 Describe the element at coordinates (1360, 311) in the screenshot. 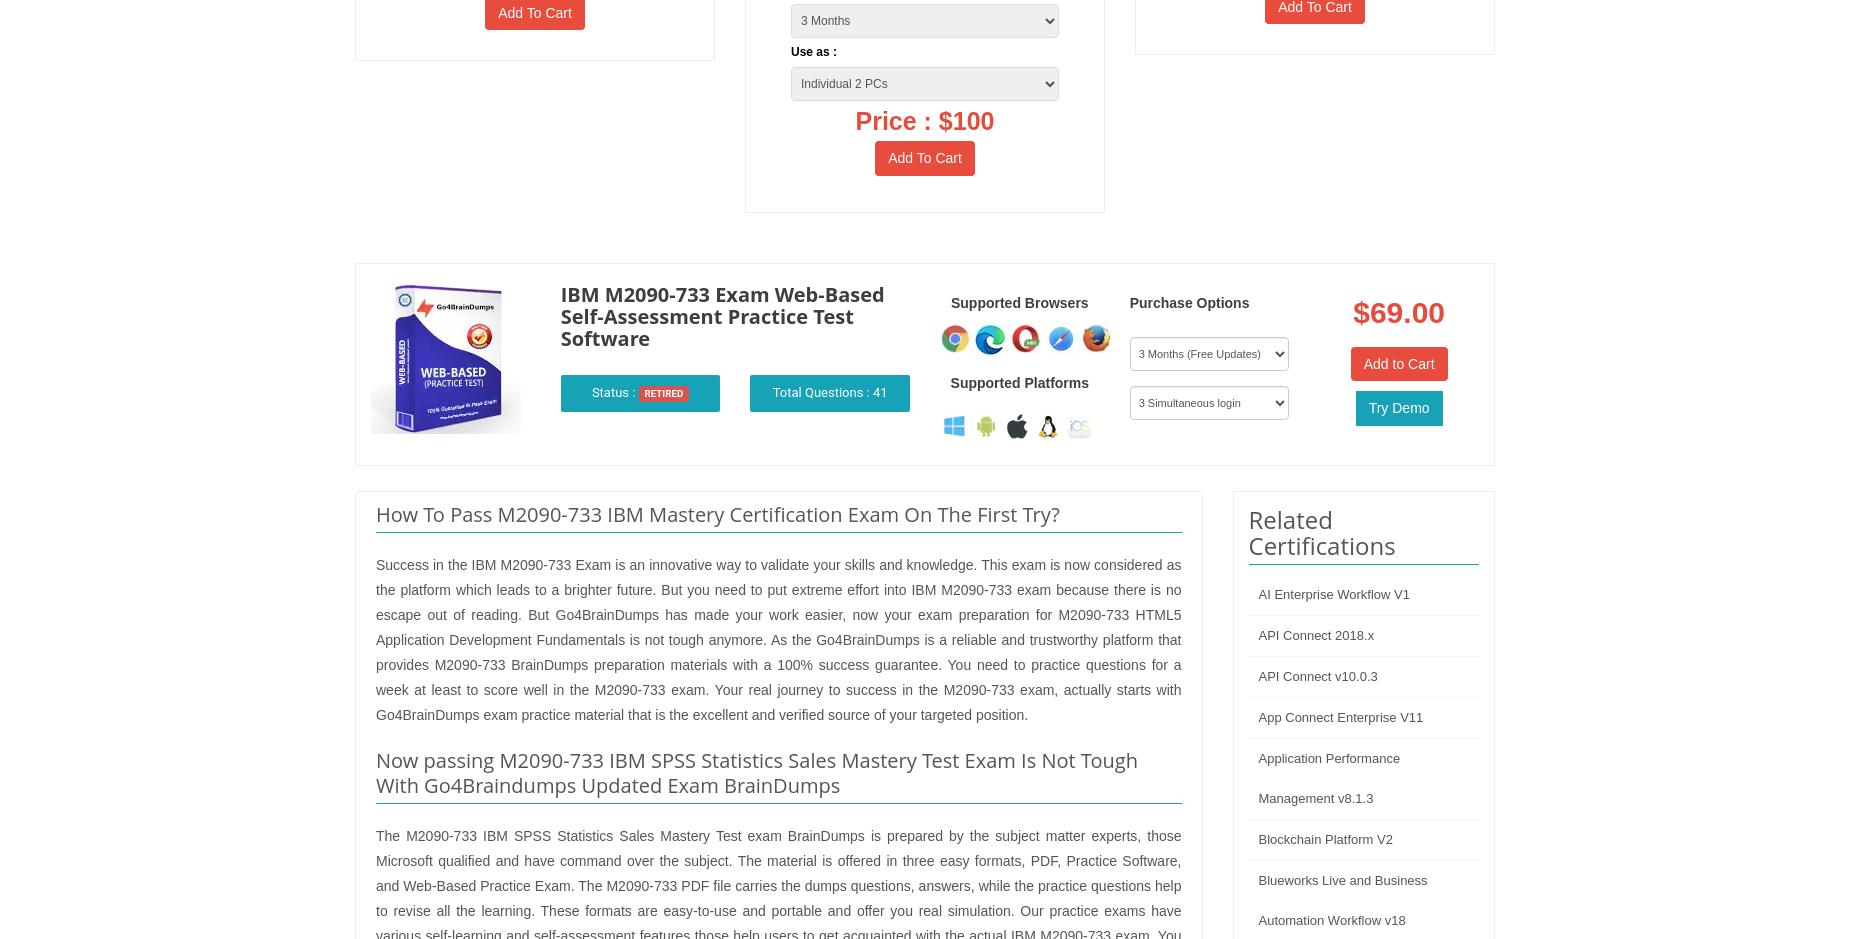

I see `'$'` at that location.